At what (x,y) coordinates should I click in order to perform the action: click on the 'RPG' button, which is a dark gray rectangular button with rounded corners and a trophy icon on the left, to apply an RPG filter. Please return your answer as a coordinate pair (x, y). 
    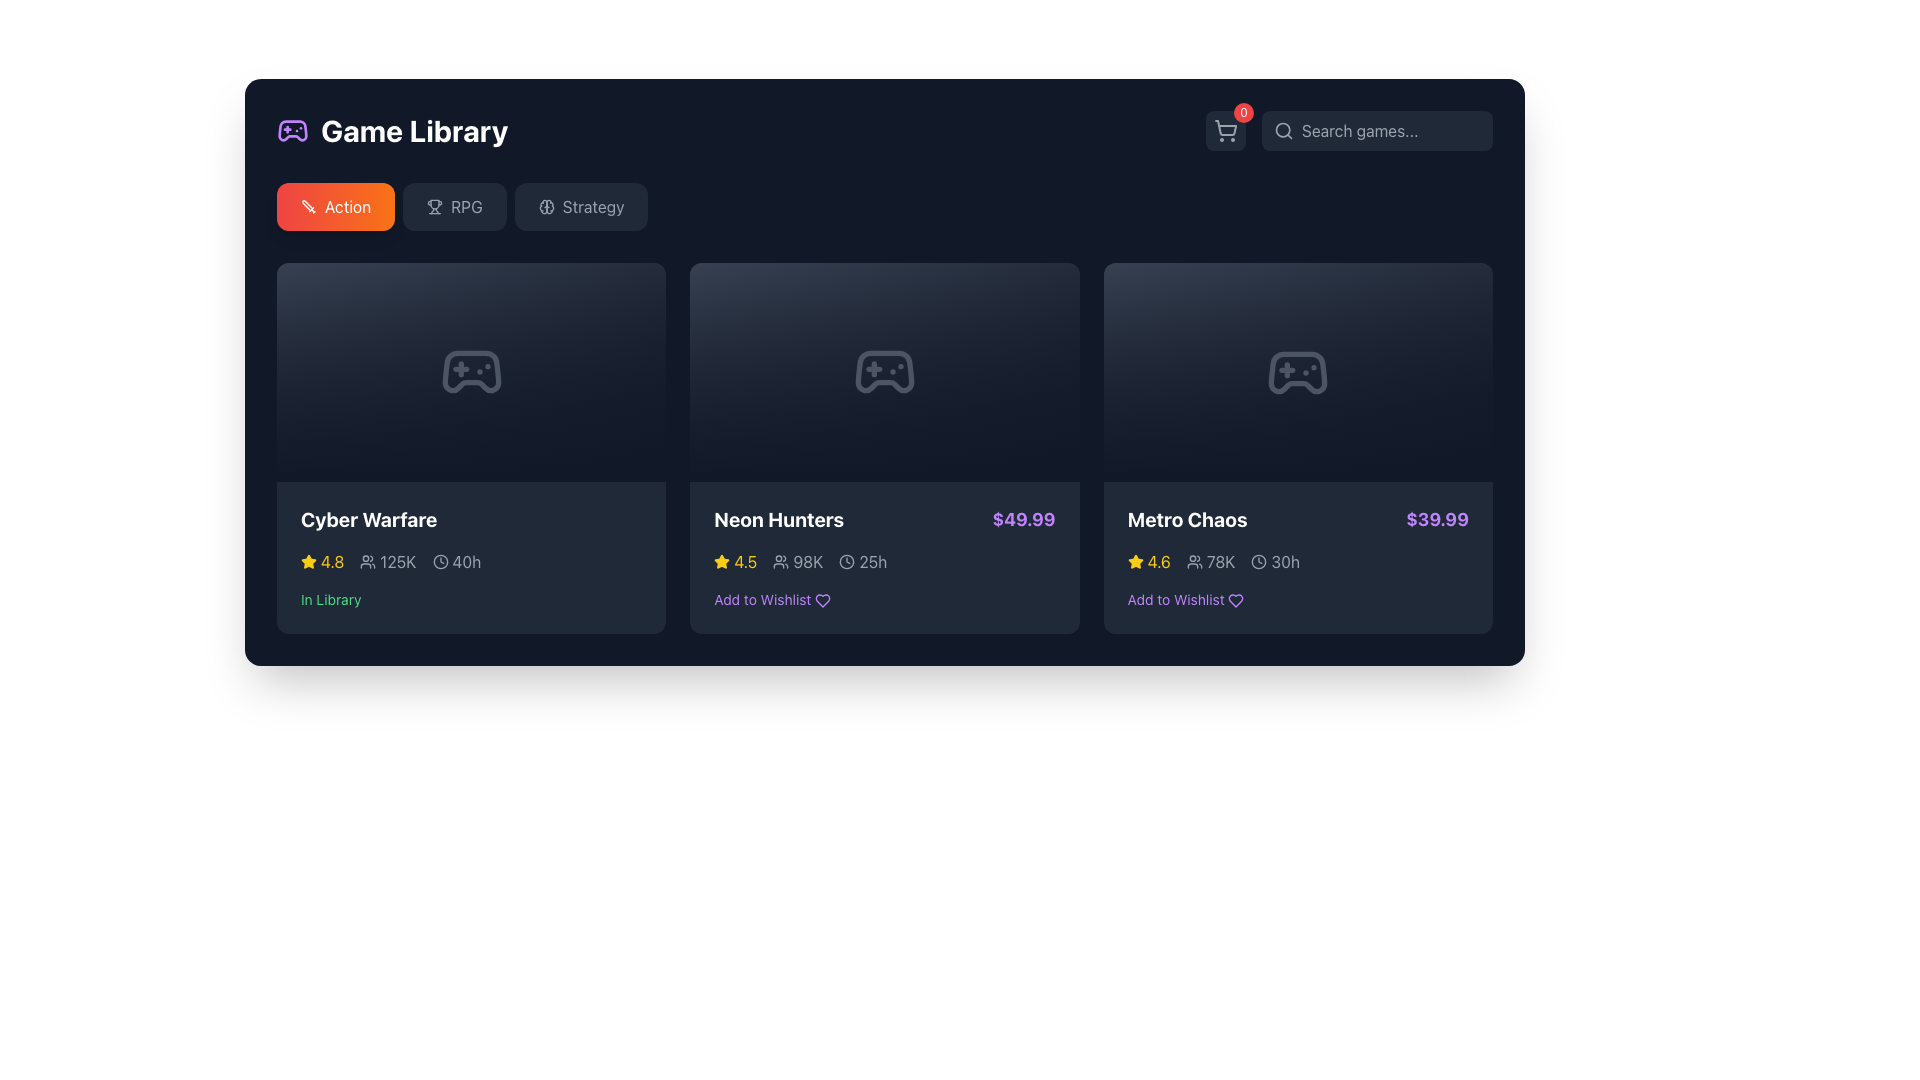
    Looking at the image, I should click on (453, 207).